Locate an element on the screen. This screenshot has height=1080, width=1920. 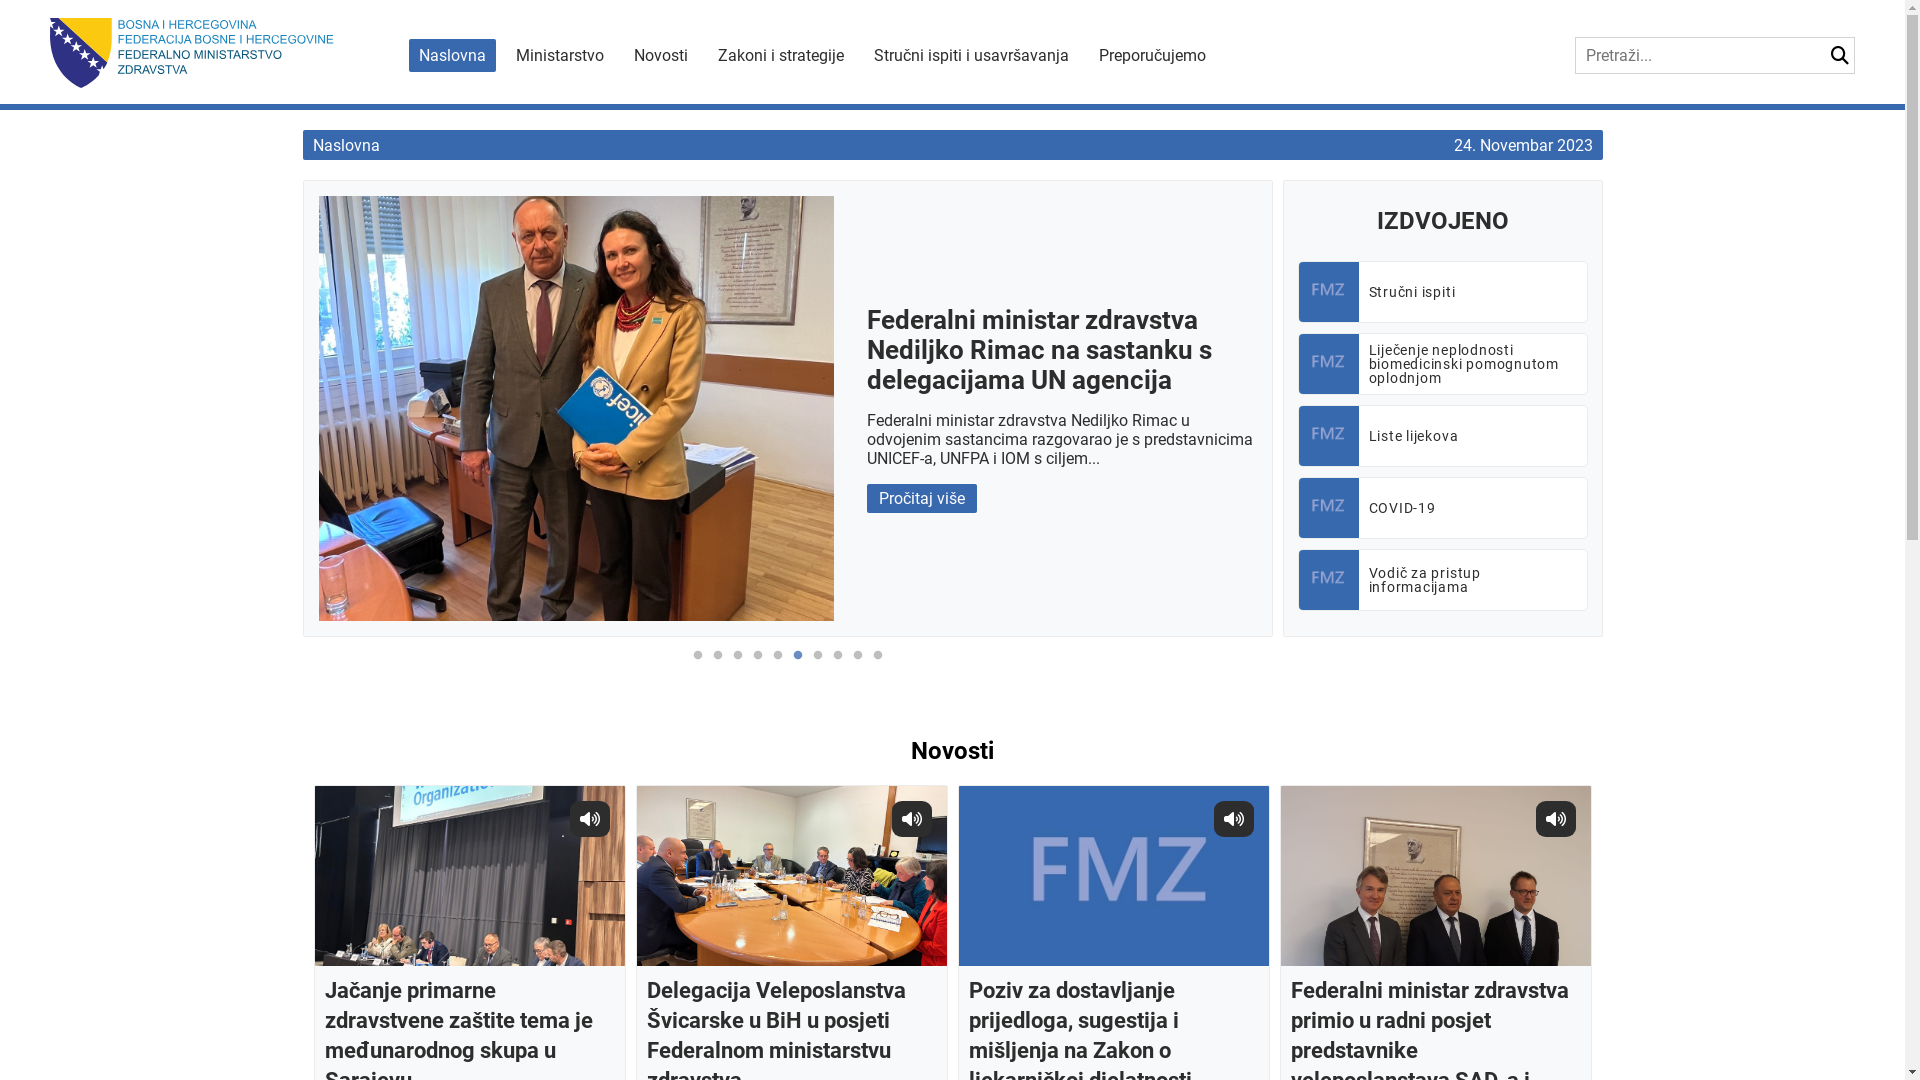
'10' is located at coordinates (878, 666).